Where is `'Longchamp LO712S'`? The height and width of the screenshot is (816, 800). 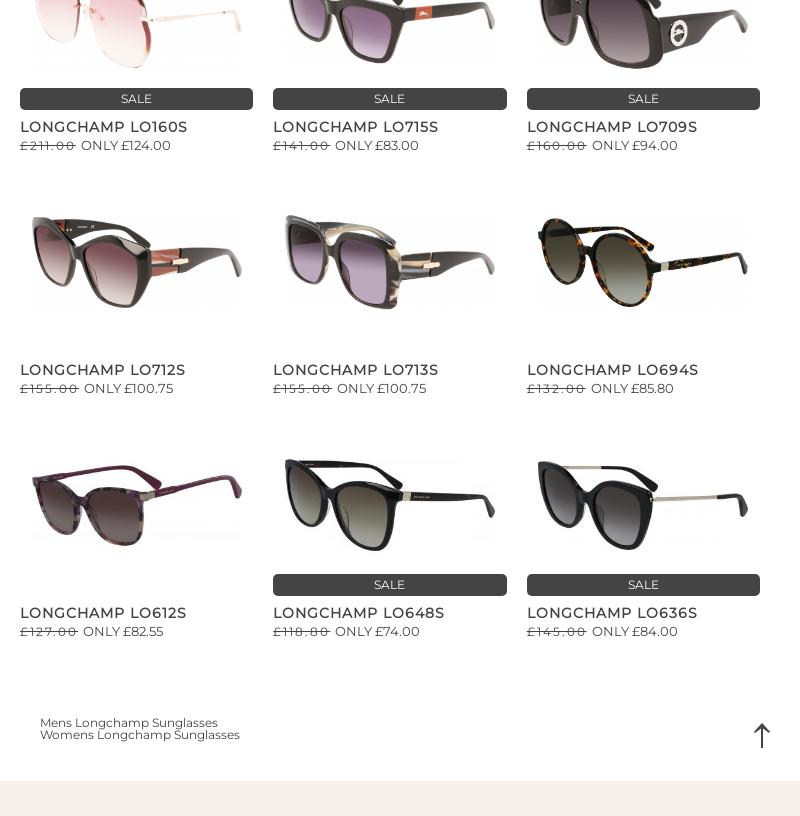 'Longchamp LO712S' is located at coordinates (102, 368).